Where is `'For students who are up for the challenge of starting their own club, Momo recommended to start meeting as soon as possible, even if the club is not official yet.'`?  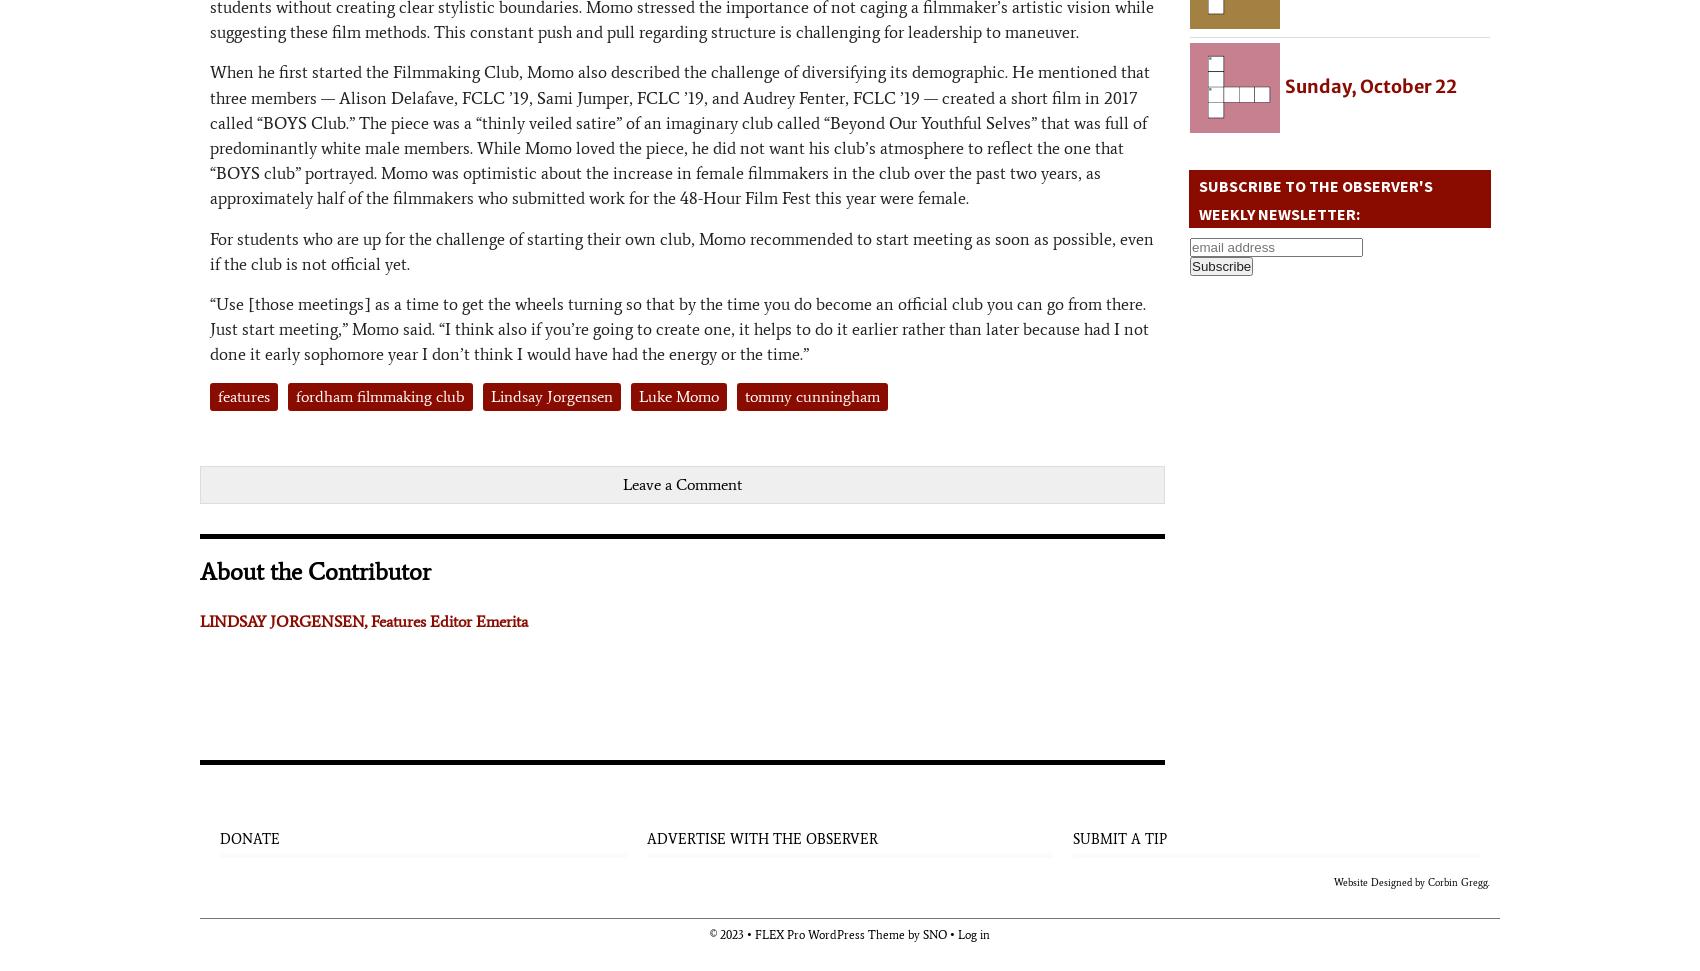
'For students who are up for the challenge of starting their own club, Momo recommended to start meeting as soon as possible, even if the club is not official yet.' is located at coordinates (682, 250).